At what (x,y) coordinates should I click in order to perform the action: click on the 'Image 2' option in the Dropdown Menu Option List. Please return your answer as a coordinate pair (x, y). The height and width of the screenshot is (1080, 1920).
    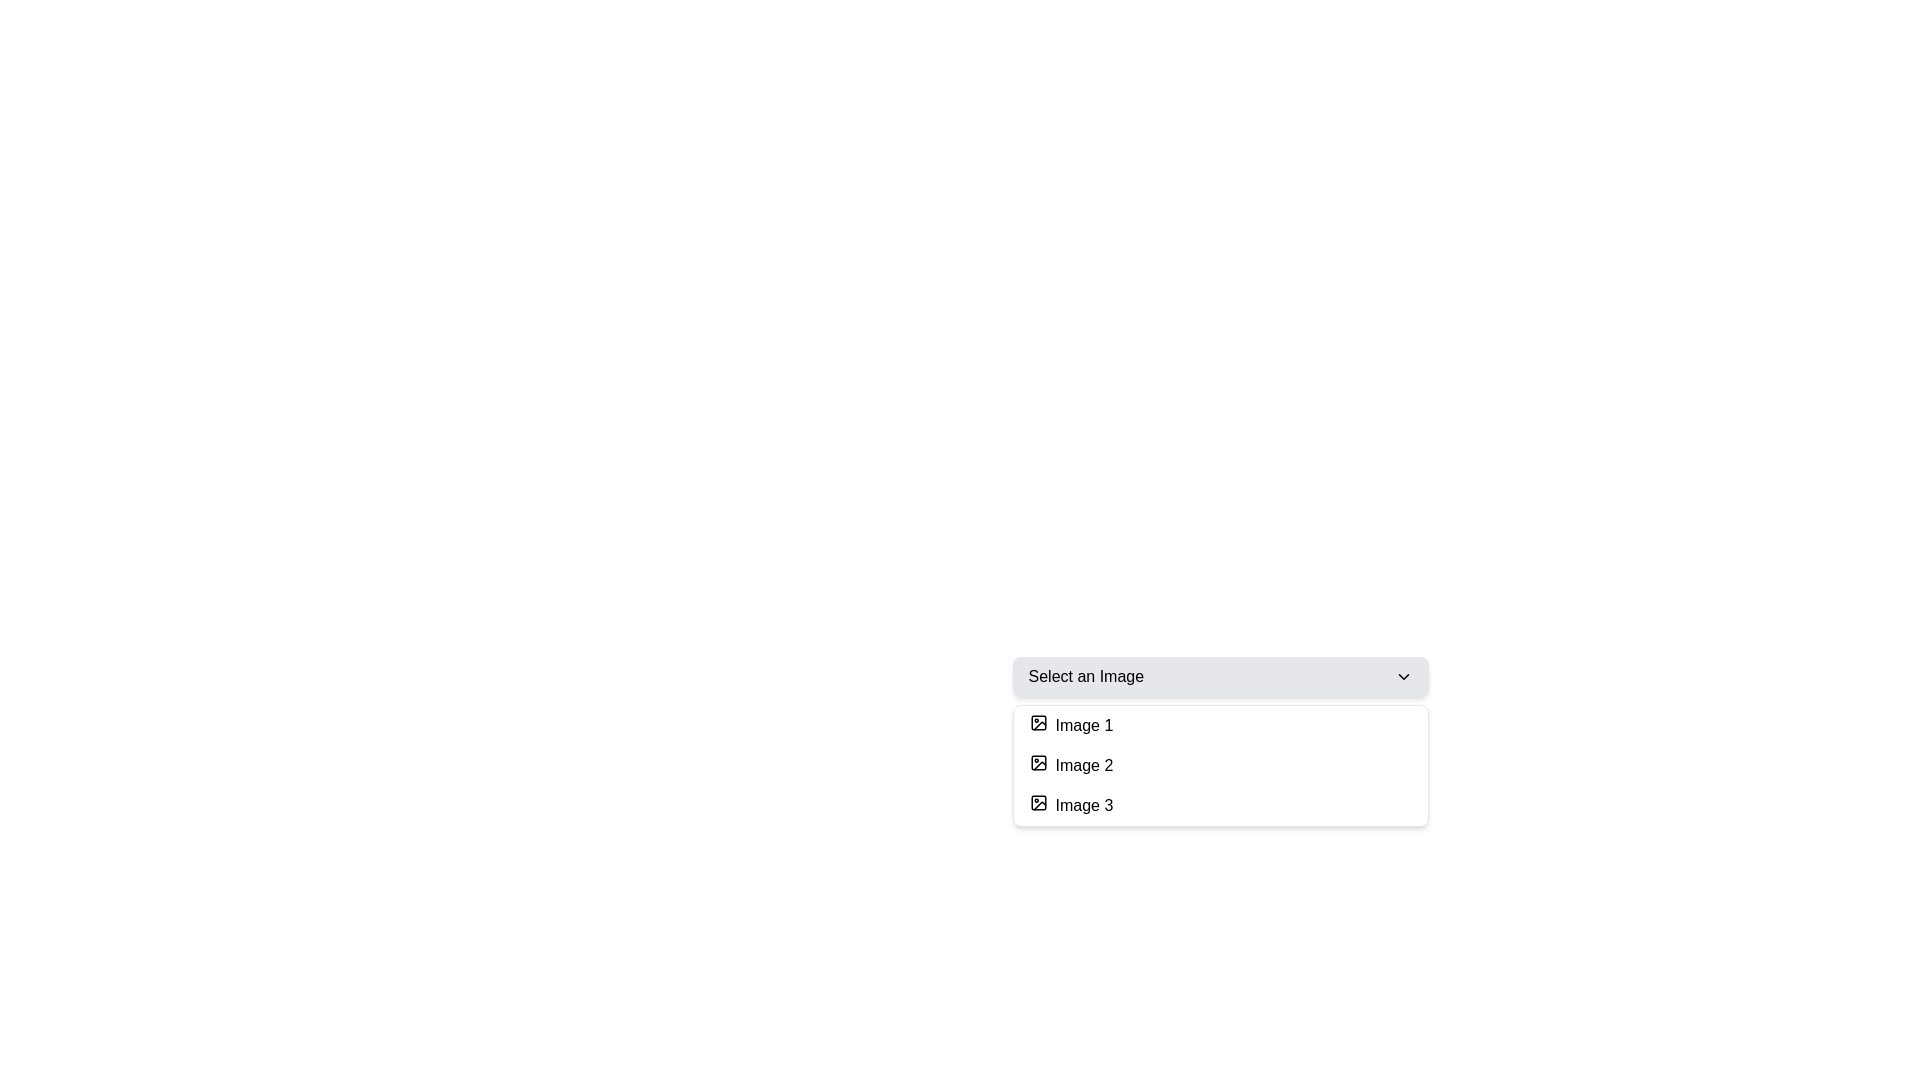
    Looking at the image, I should click on (1219, 765).